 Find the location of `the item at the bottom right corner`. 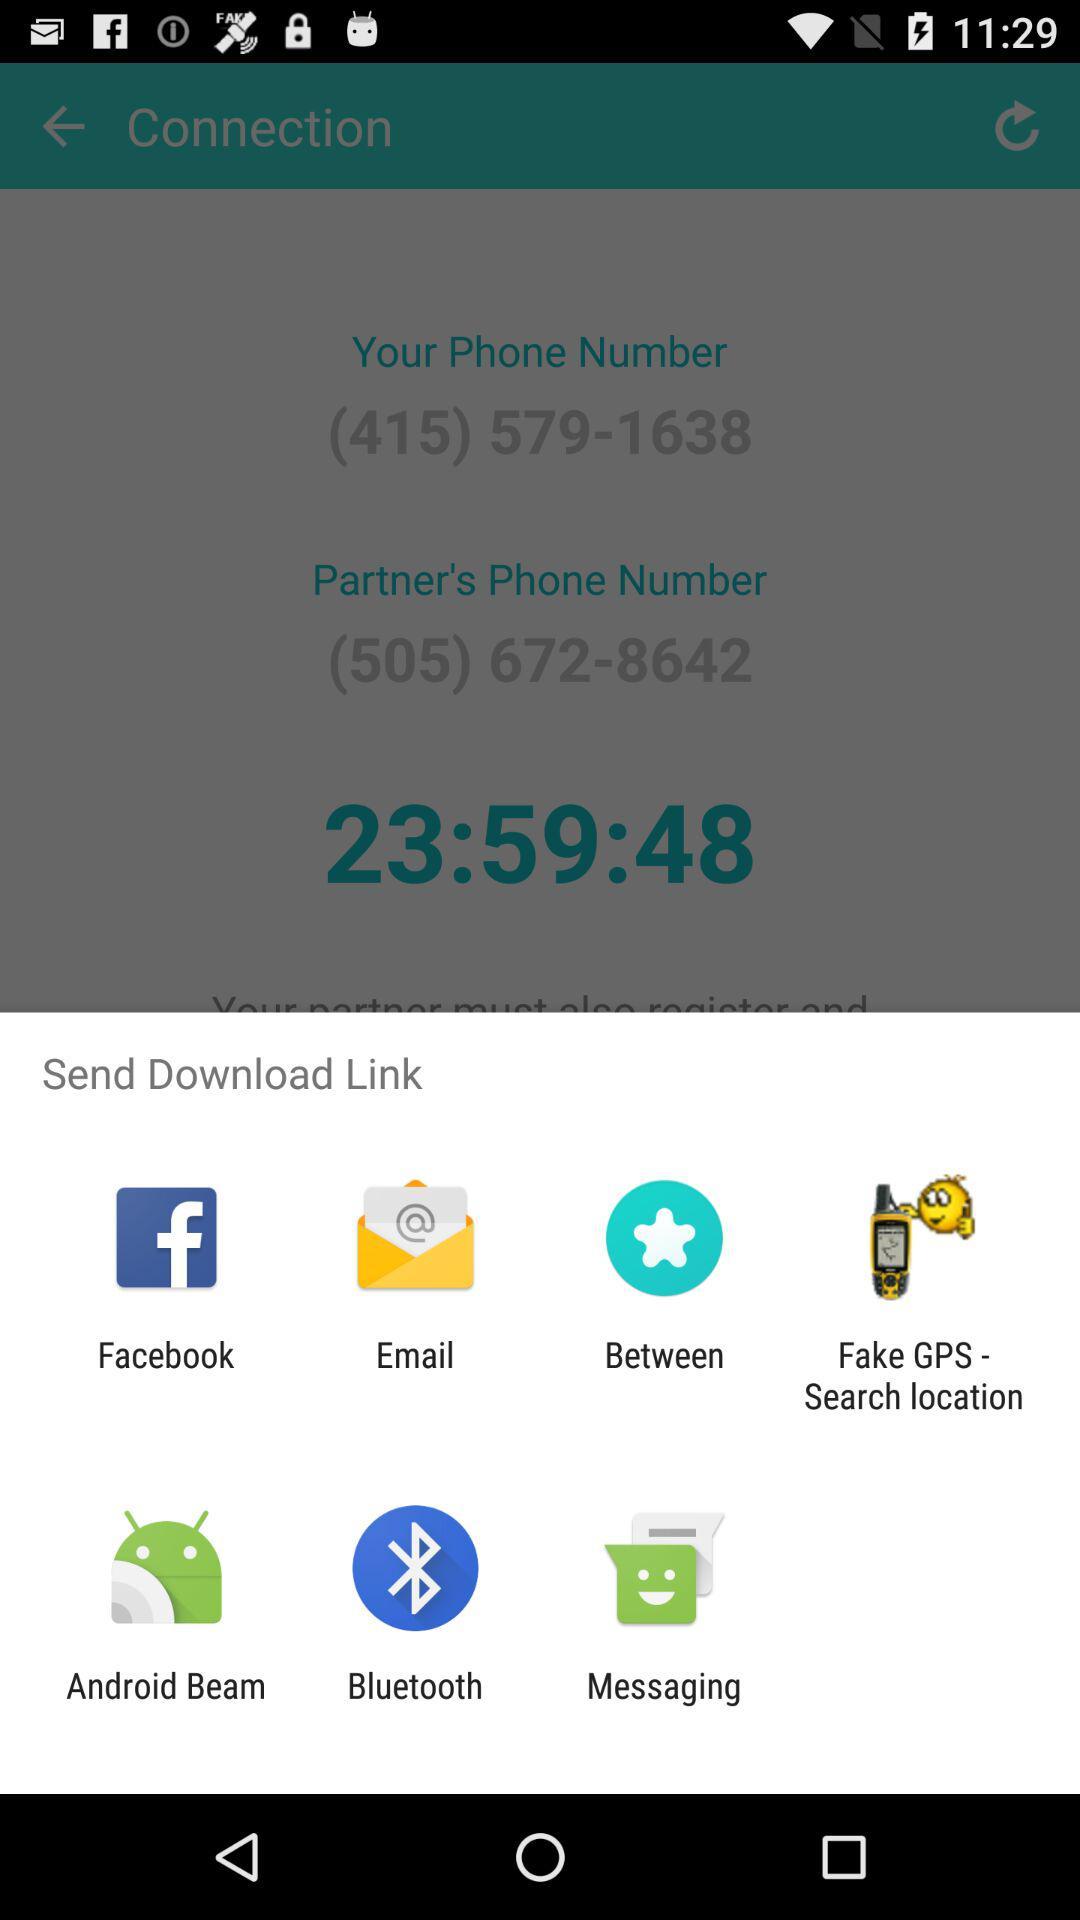

the item at the bottom right corner is located at coordinates (913, 1374).